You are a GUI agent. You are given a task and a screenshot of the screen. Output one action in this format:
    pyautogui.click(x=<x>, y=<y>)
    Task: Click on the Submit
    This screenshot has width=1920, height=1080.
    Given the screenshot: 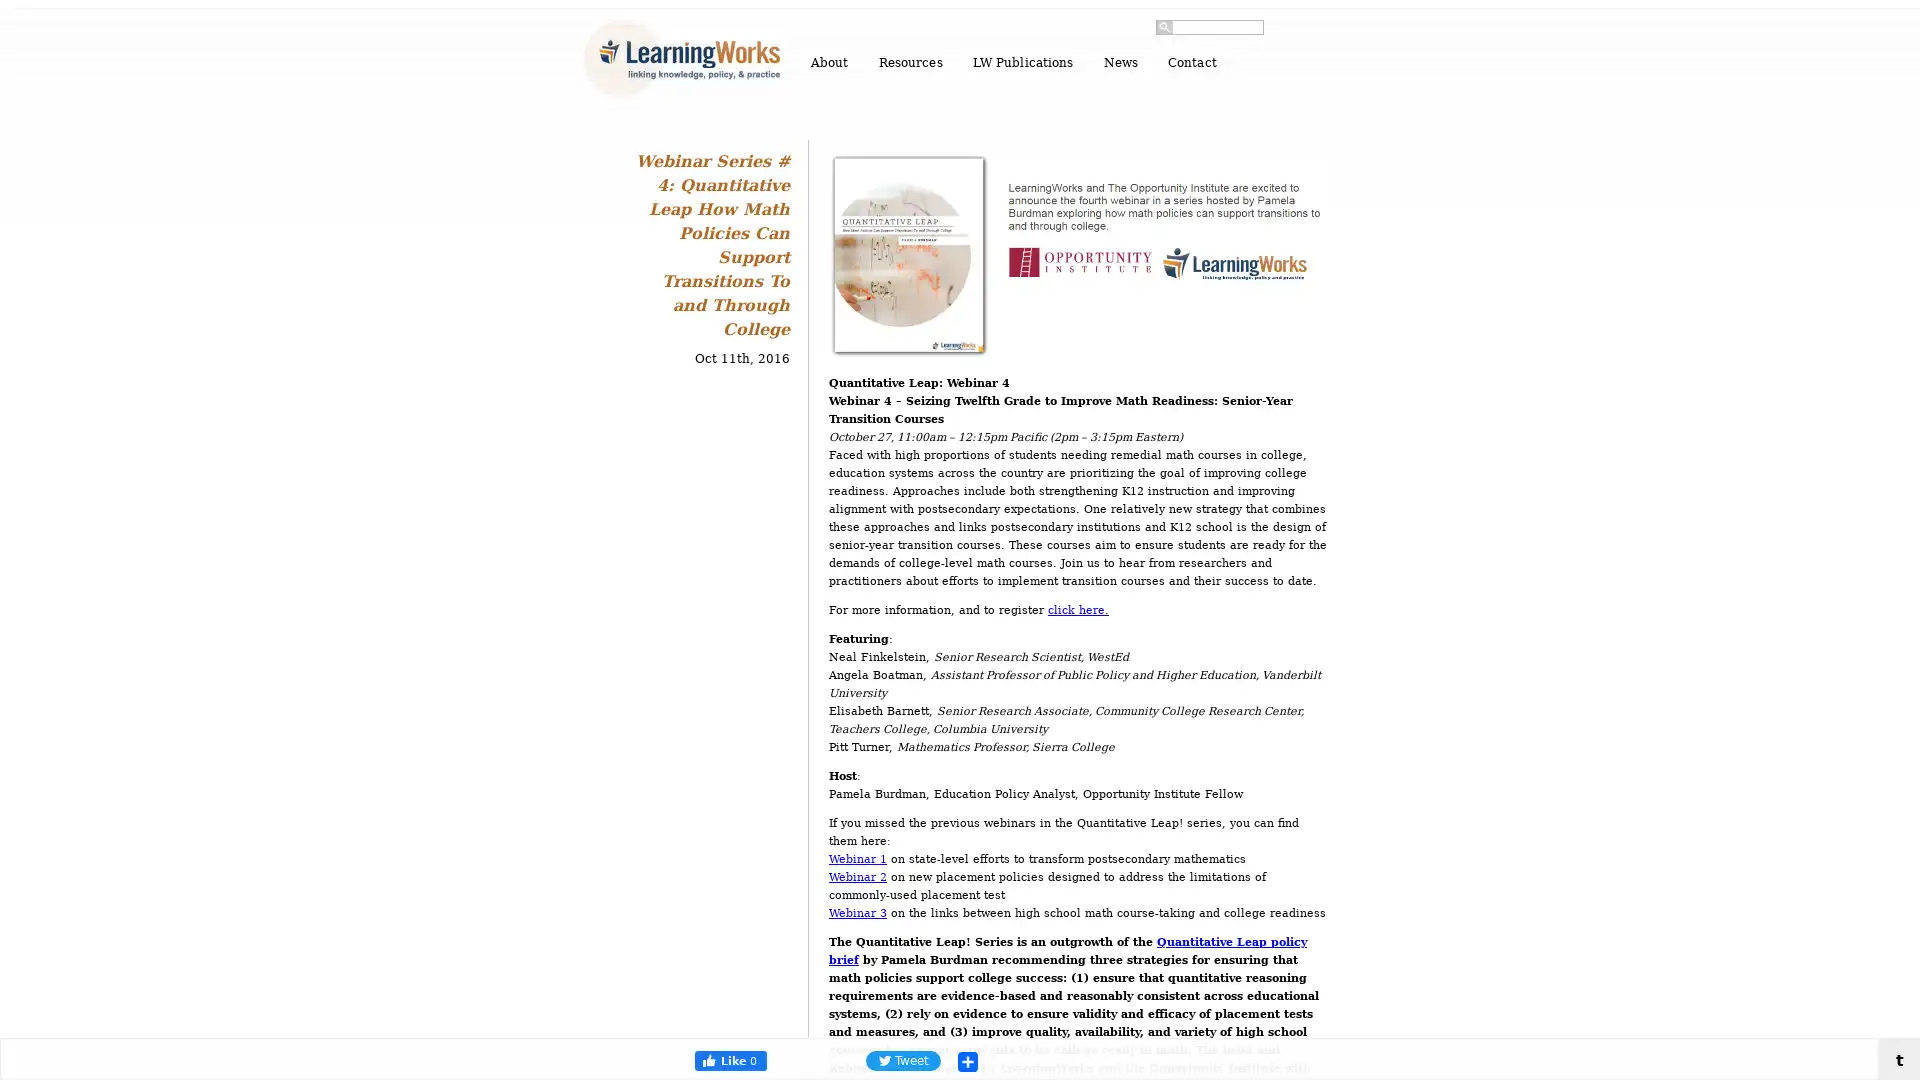 What is the action you would take?
    pyautogui.click(x=1164, y=27)
    